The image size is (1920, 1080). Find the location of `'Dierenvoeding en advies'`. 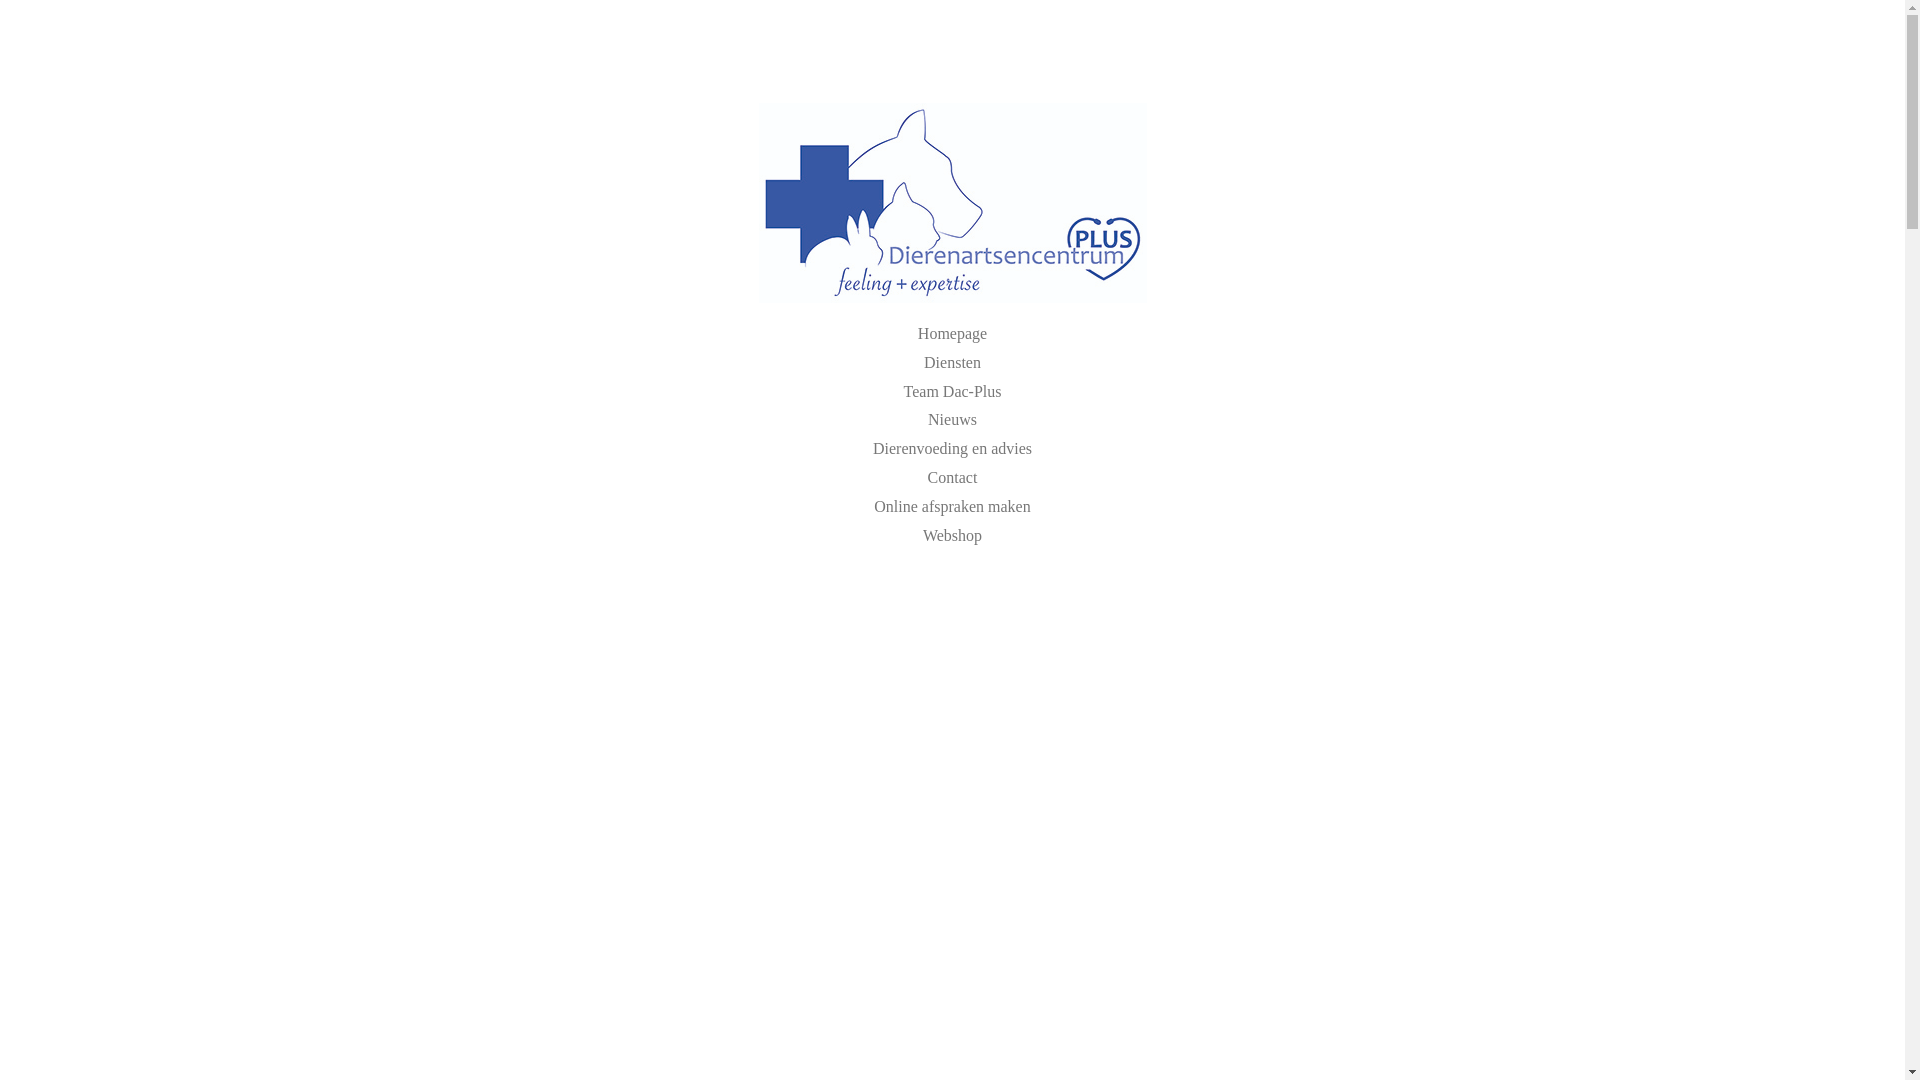

'Dierenvoeding en advies' is located at coordinates (951, 447).